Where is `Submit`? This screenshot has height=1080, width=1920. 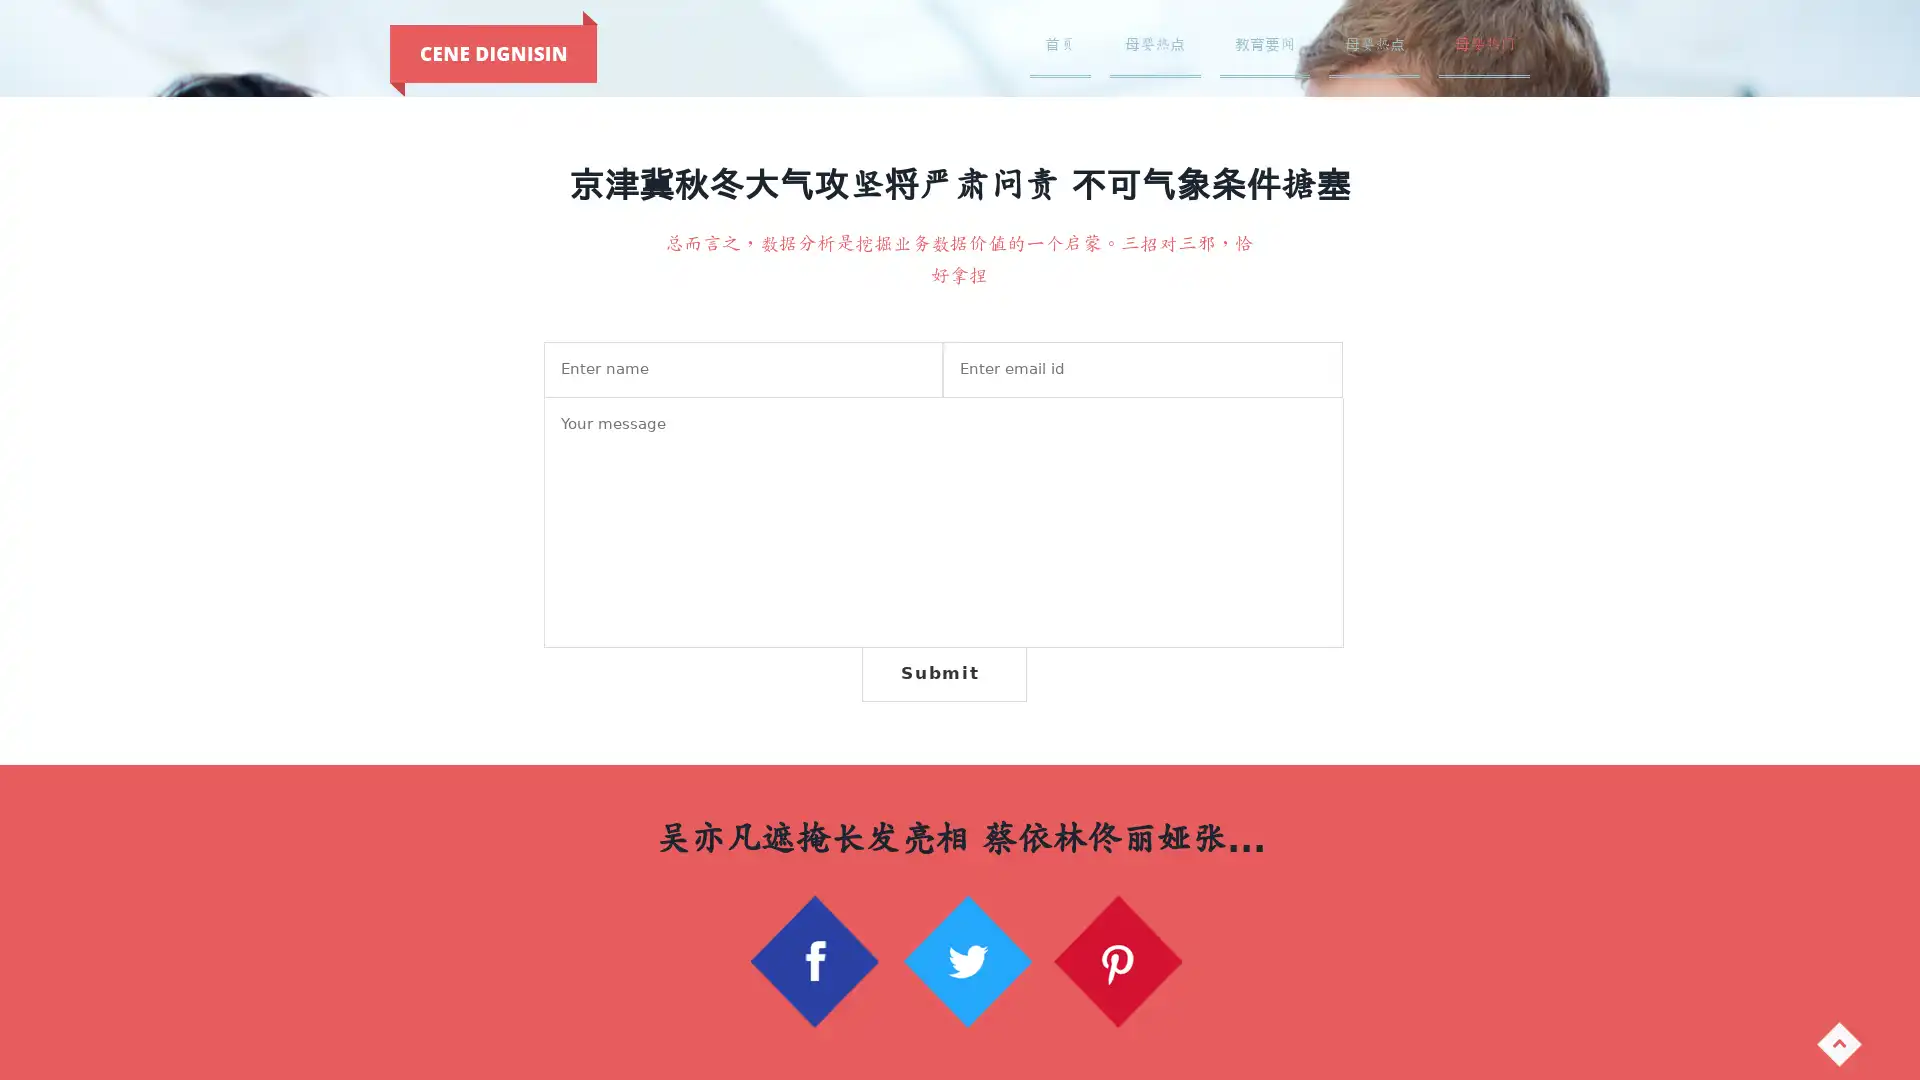
Submit is located at coordinates (942, 673).